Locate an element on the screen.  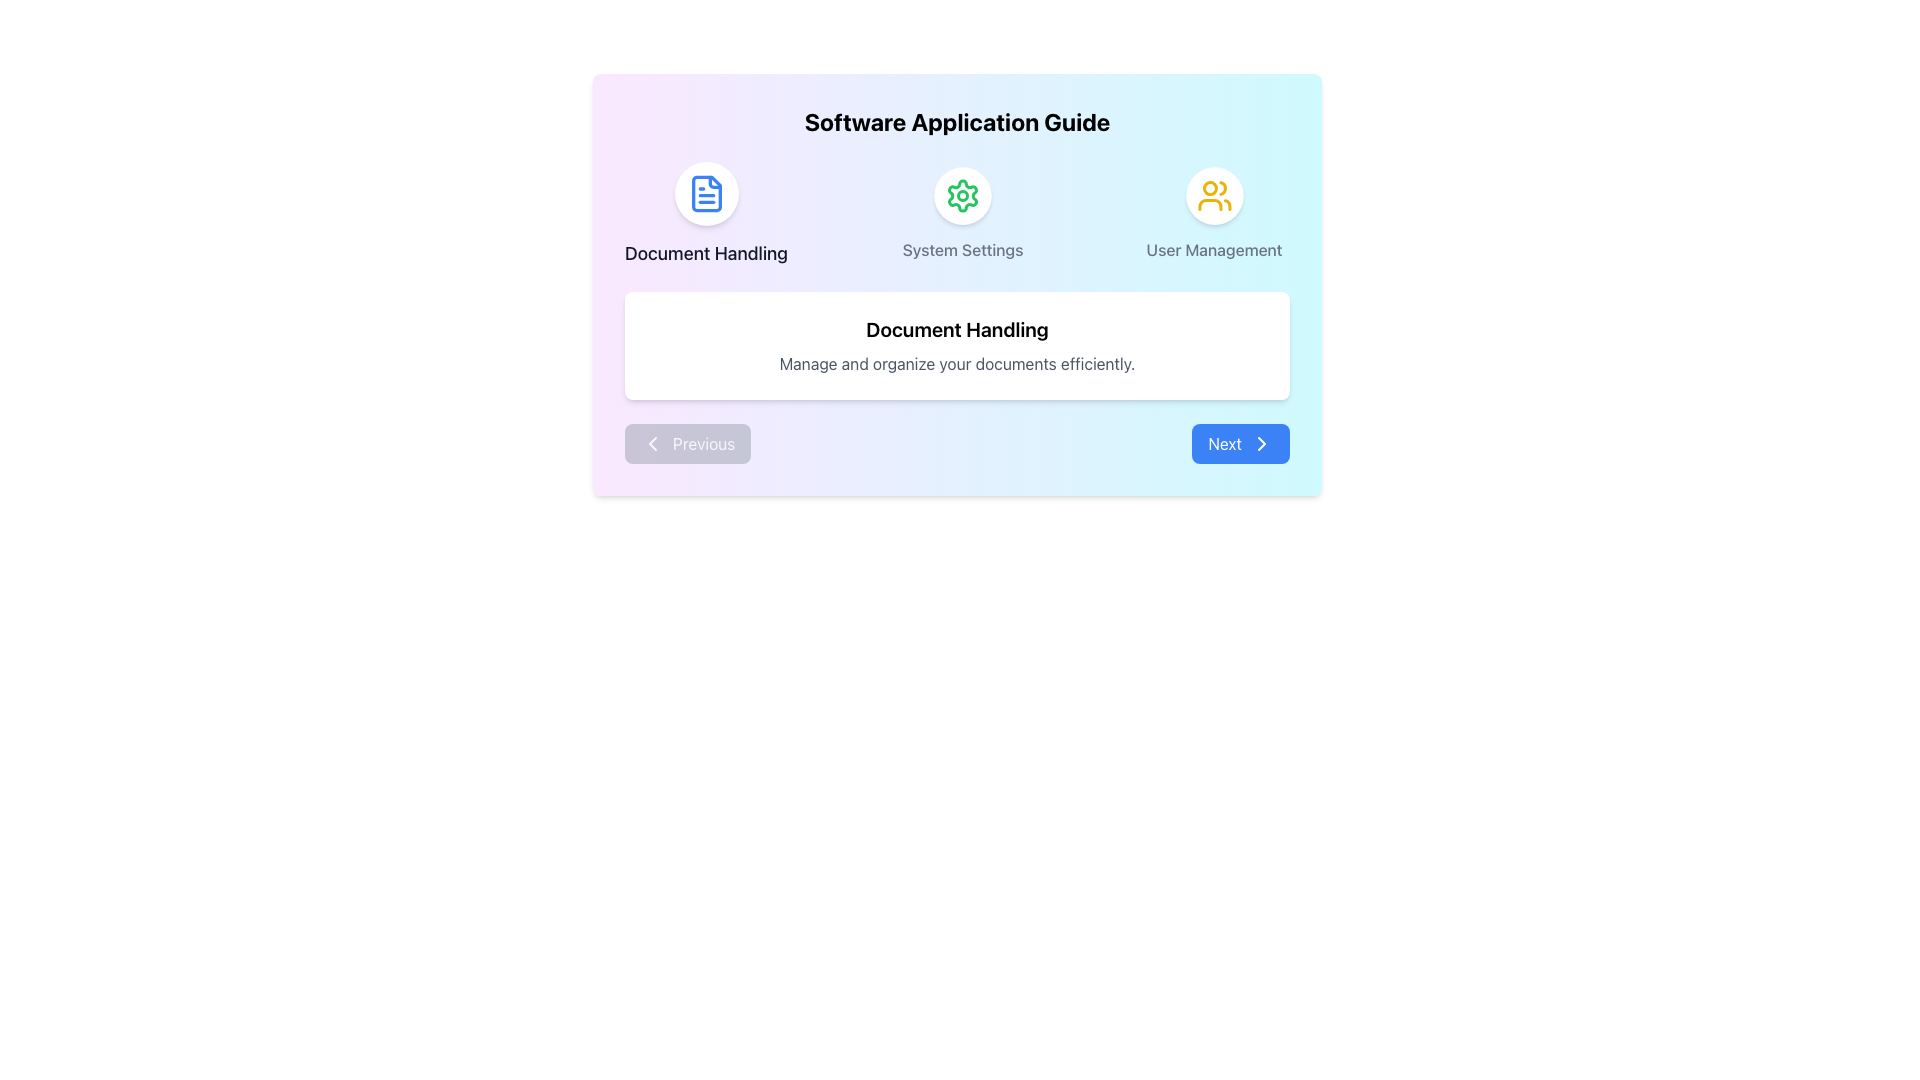
the green gear icon in the middle section labeled 'System Settings' is located at coordinates (963, 196).